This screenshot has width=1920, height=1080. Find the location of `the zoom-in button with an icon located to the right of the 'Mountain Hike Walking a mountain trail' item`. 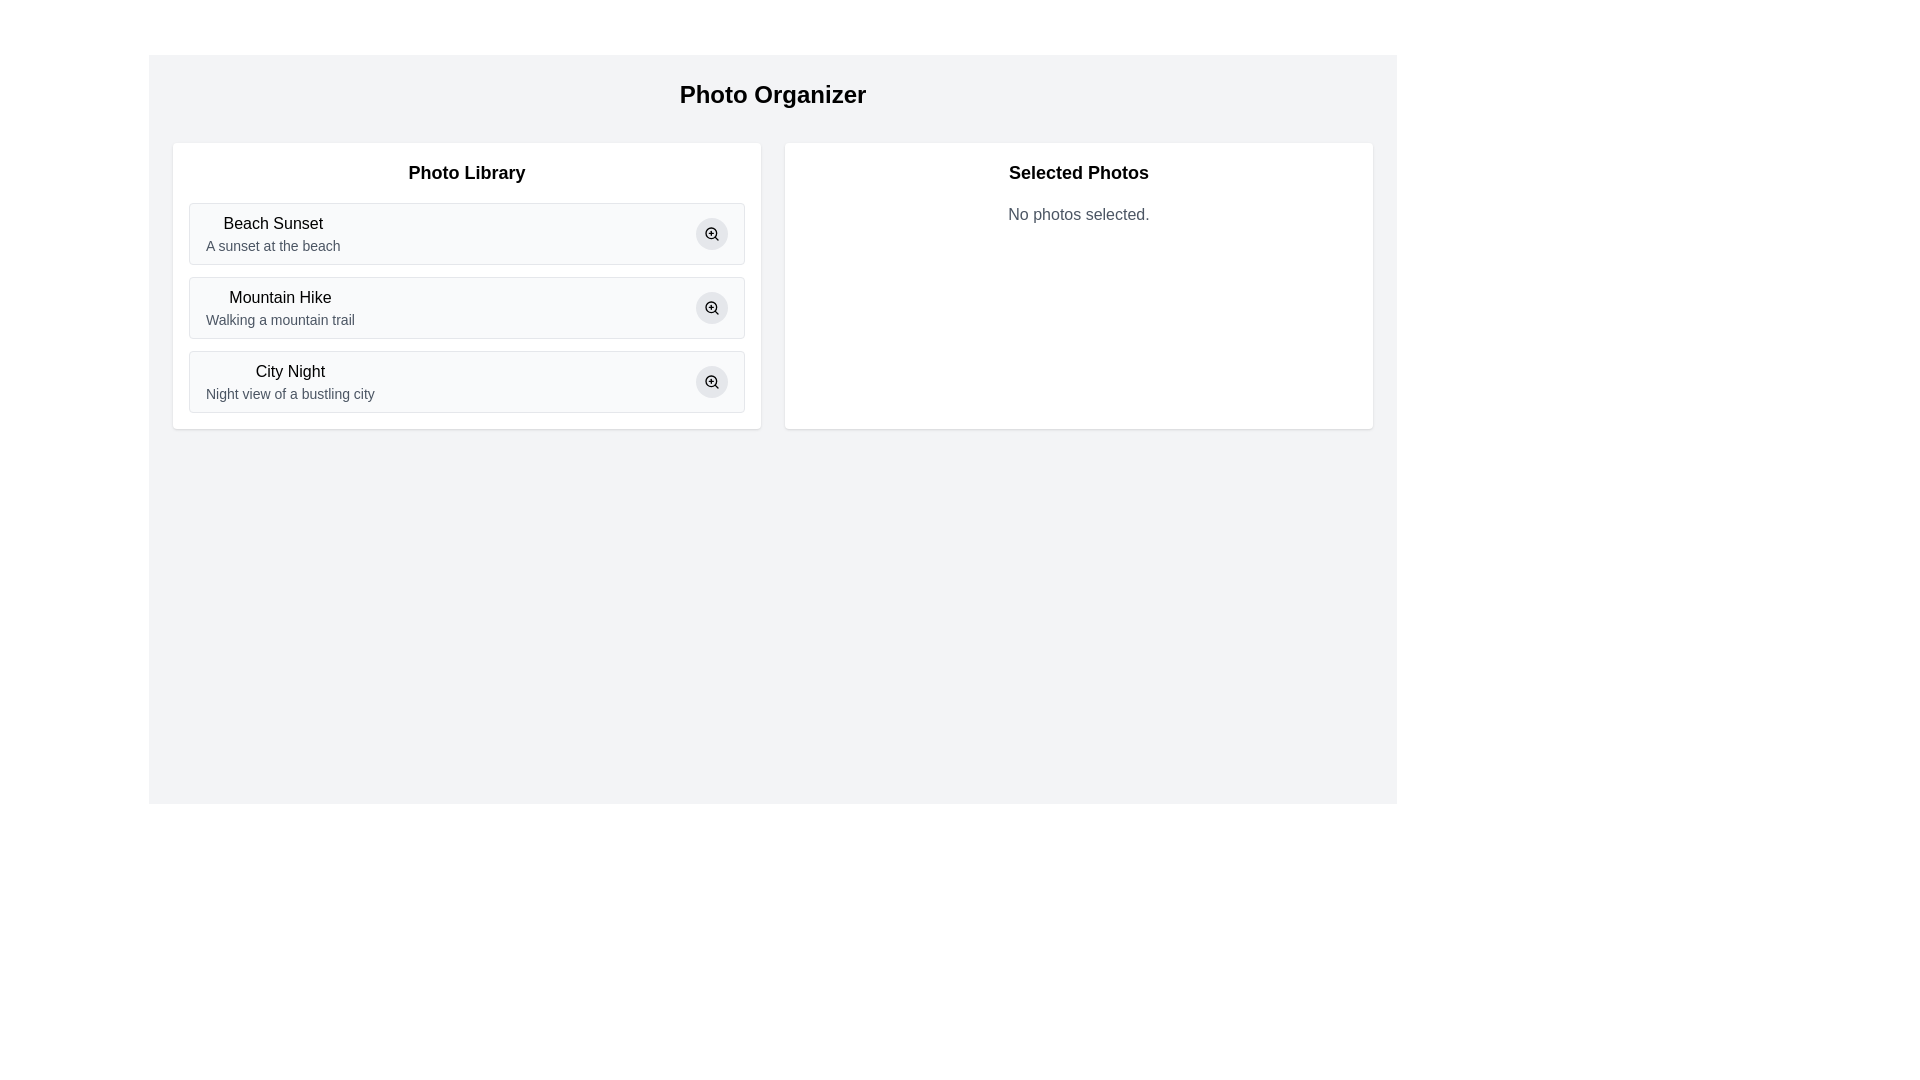

the zoom-in button with an icon located to the right of the 'Mountain Hike Walking a mountain trail' item is located at coordinates (711, 308).